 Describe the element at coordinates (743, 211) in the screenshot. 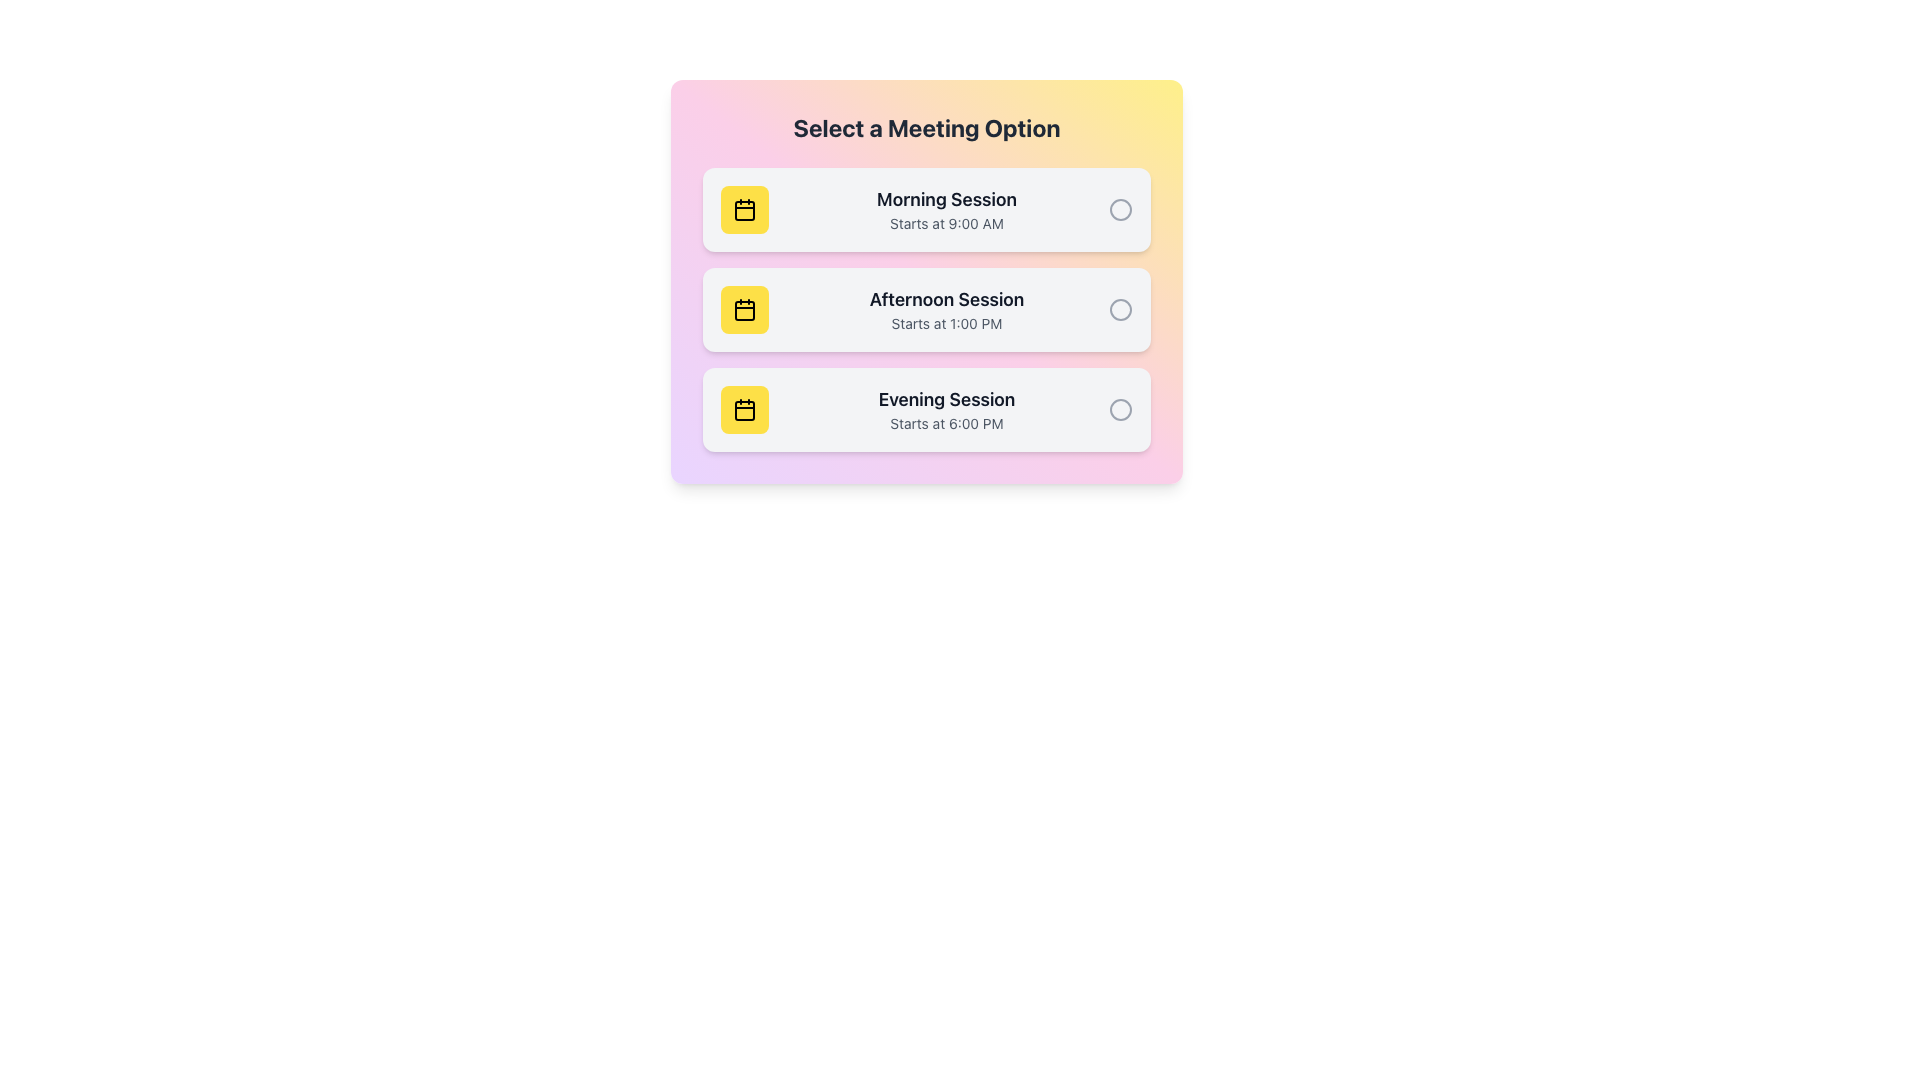

I see `the first decorative calendar icon, which is a yellow rectangular icon with rounded corners, located to the left of the 'Morning Session' label in the session options list` at that location.